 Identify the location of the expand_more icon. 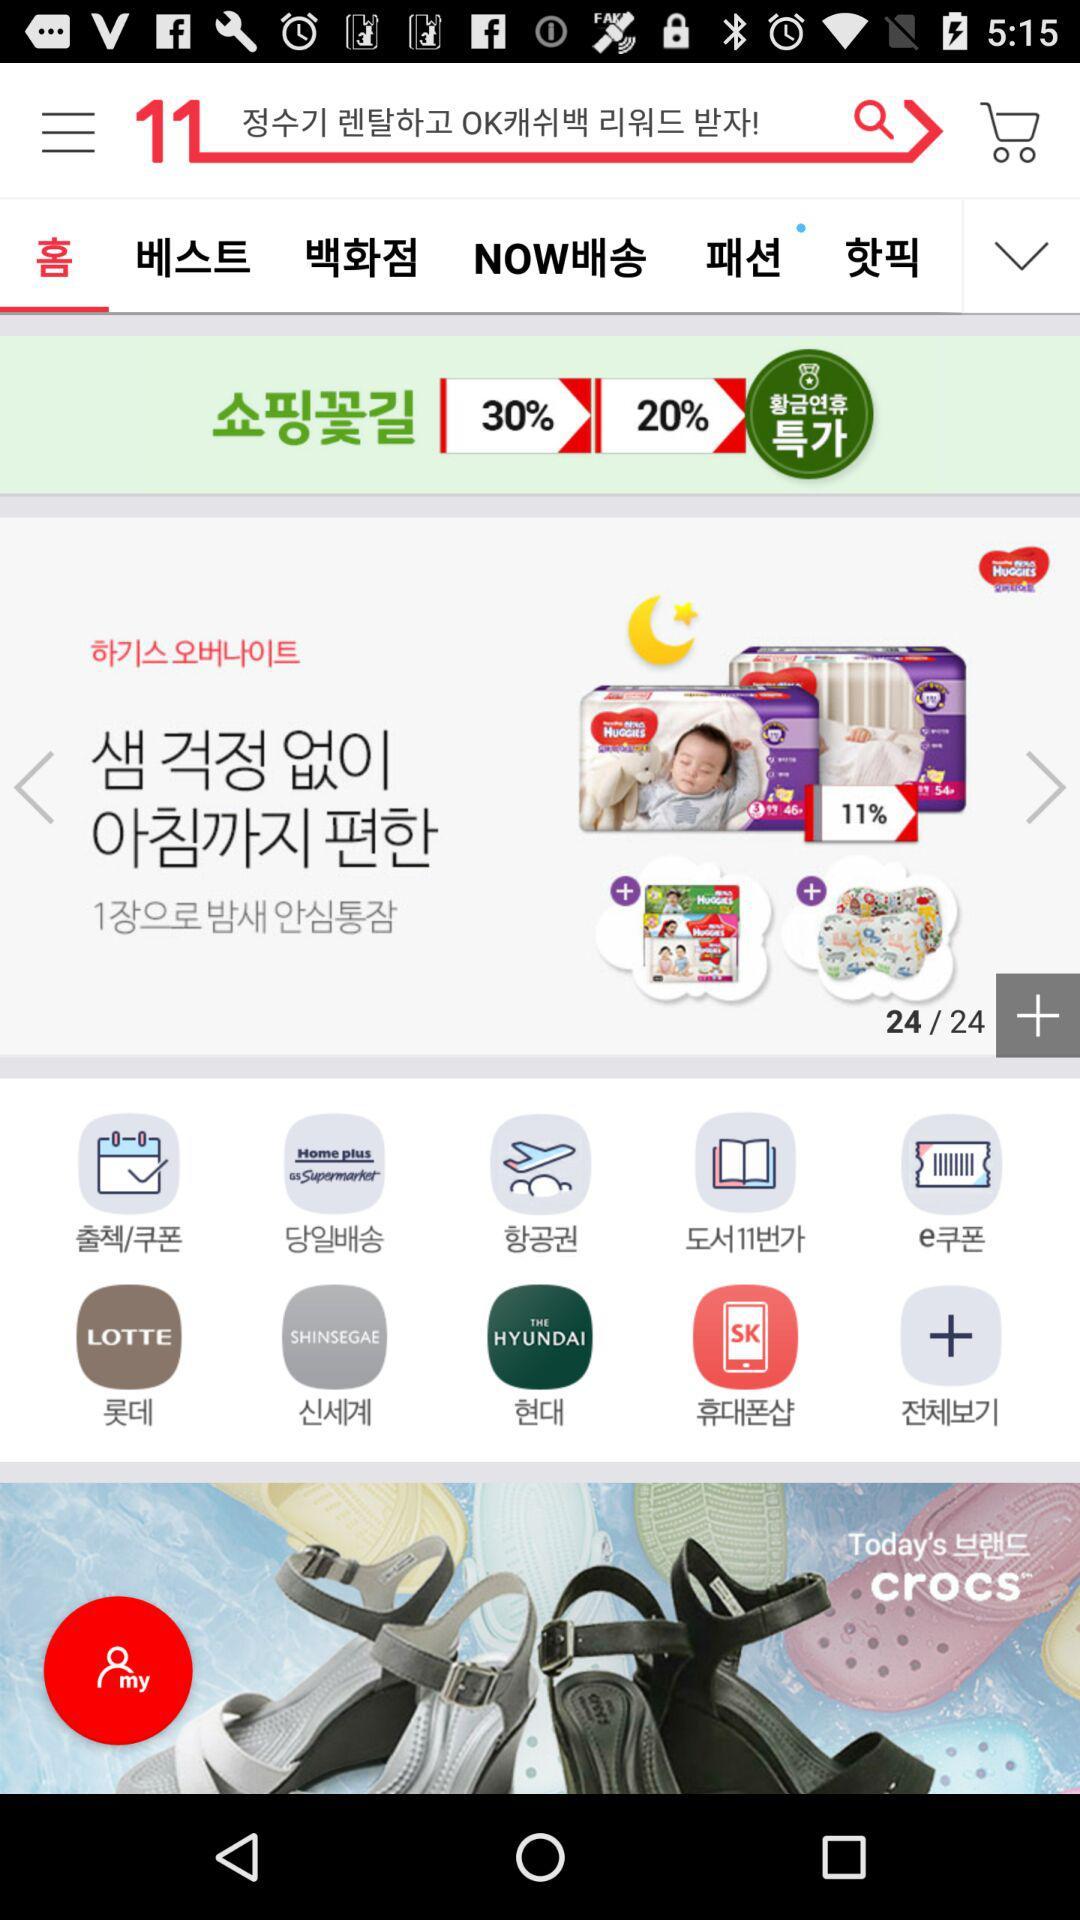
(1022, 273).